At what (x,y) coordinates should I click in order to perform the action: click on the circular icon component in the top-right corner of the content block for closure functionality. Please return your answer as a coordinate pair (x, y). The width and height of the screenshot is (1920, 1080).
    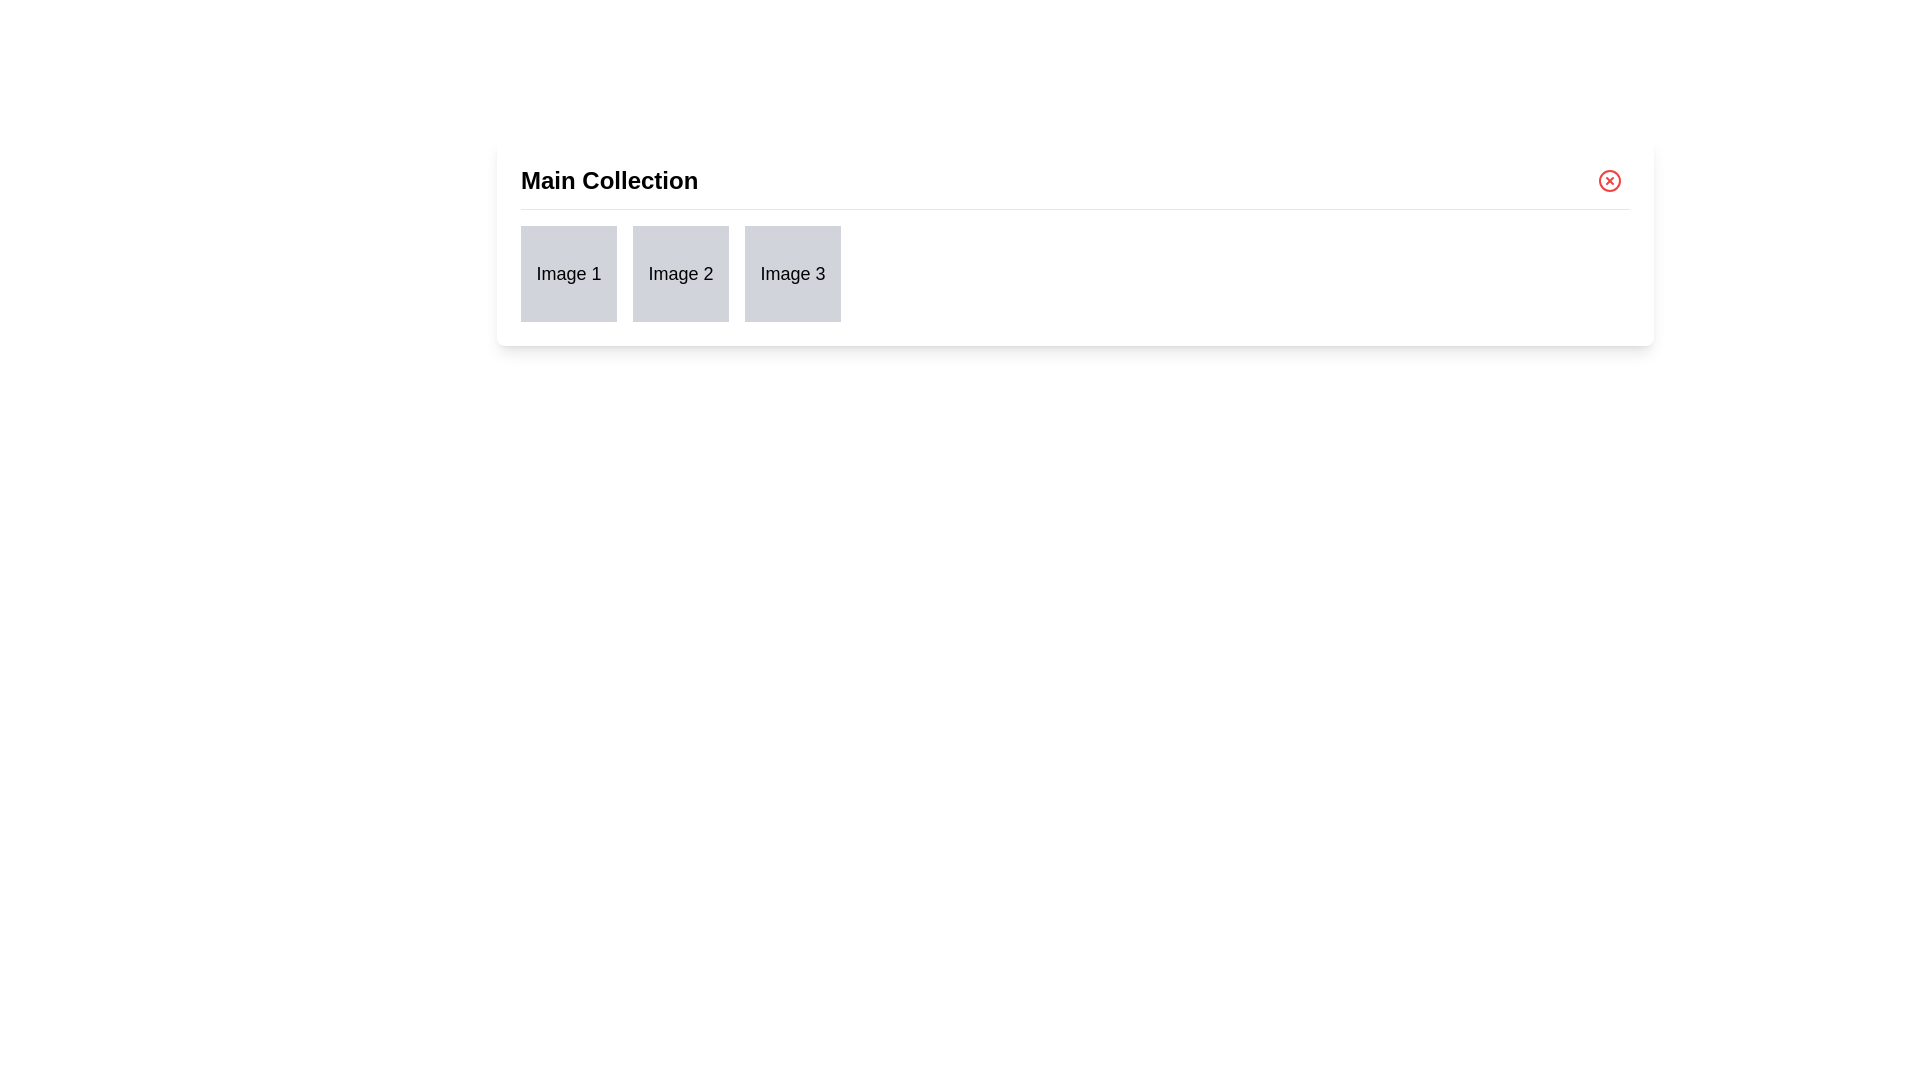
    Looking at the image, I should click on (1609, 181).